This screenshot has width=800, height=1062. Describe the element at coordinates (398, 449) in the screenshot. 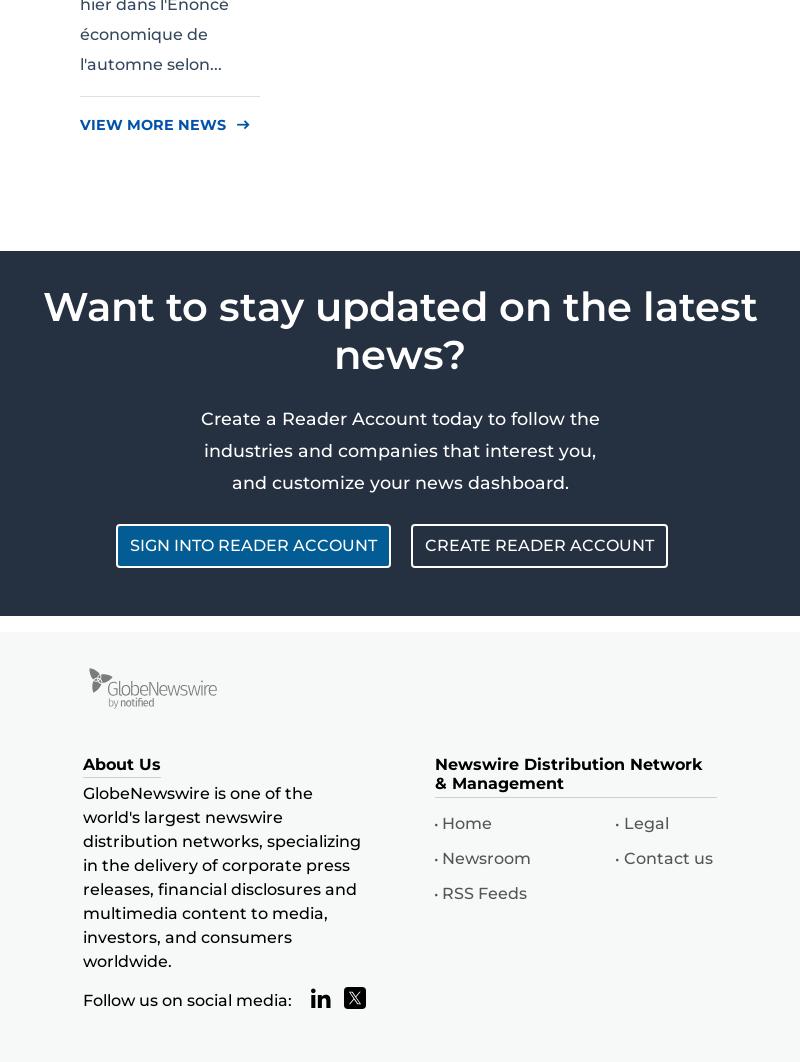

I see `'Create a Reader Account today to follow the industries and companies that interest you, and customize your news dashboard.'` at that location.